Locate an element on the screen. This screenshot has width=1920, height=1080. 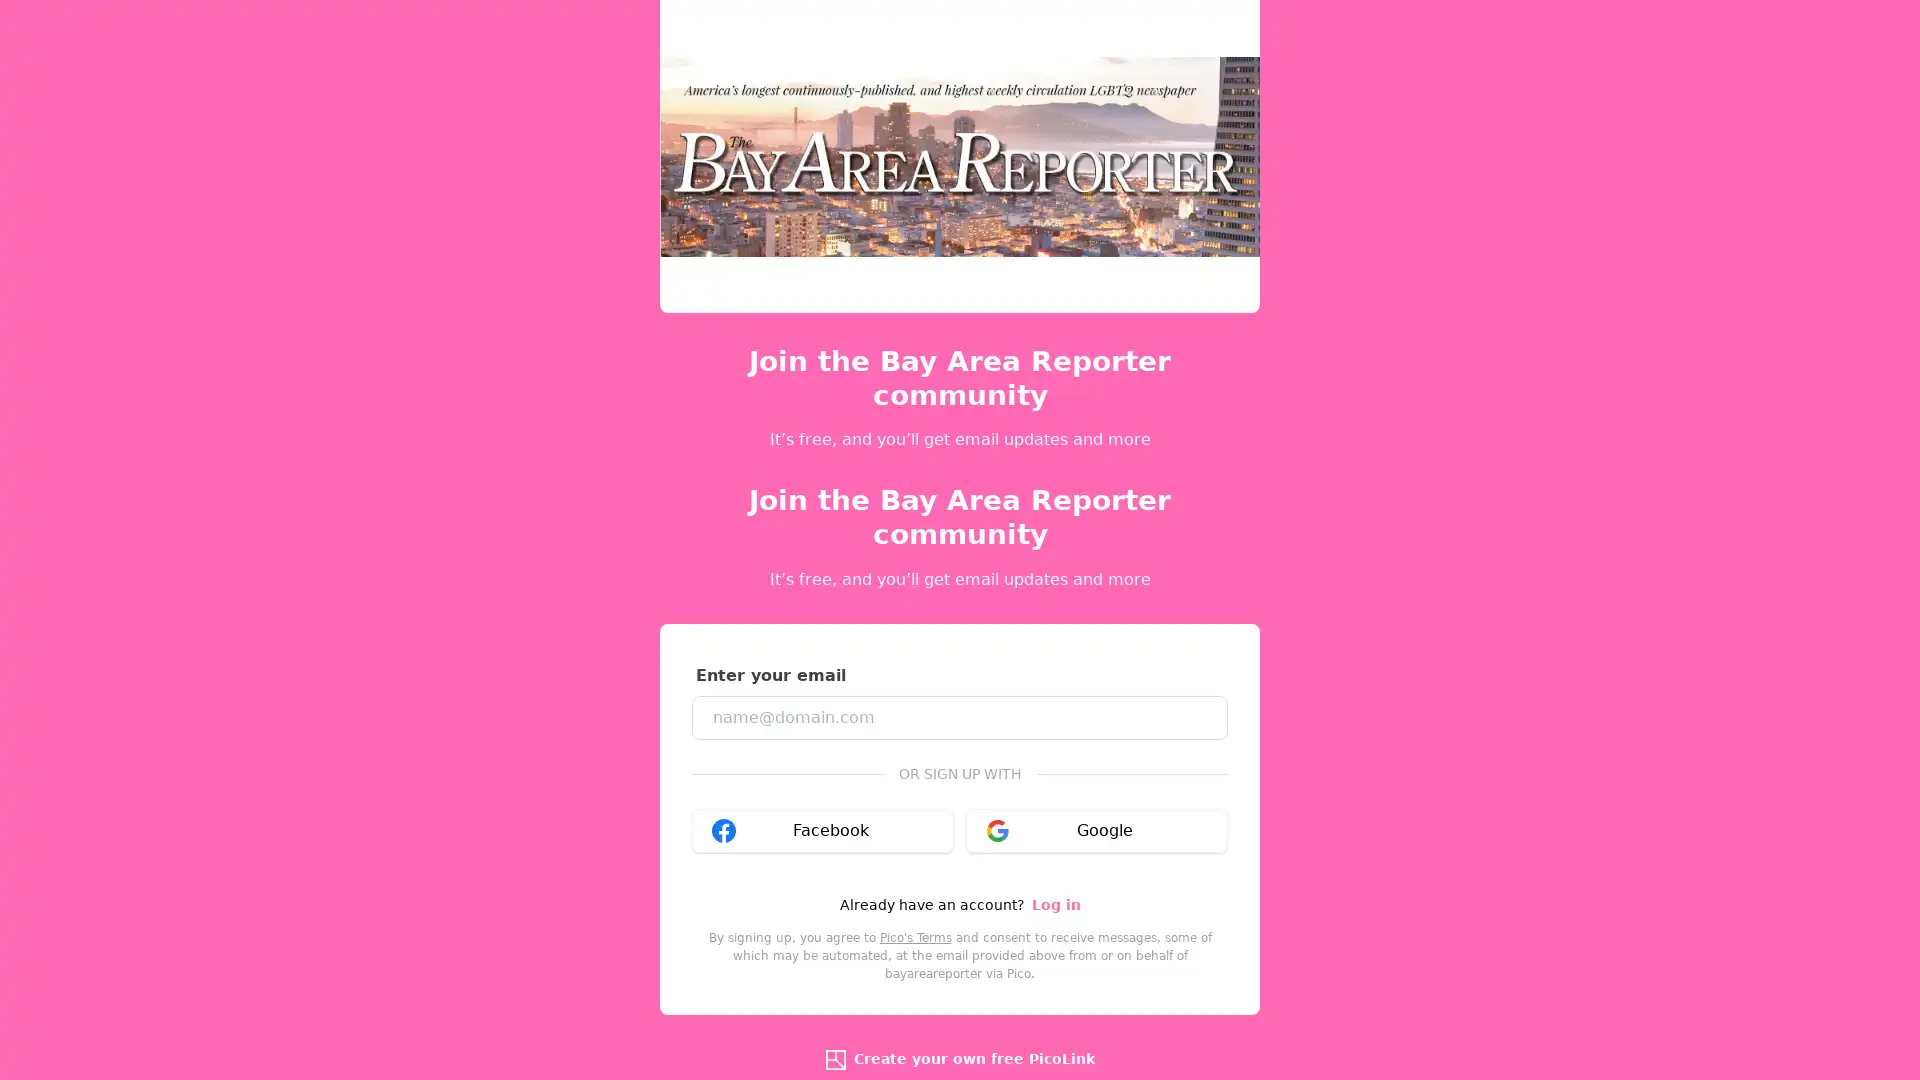
Log in is located at coordinates (1054, 903).